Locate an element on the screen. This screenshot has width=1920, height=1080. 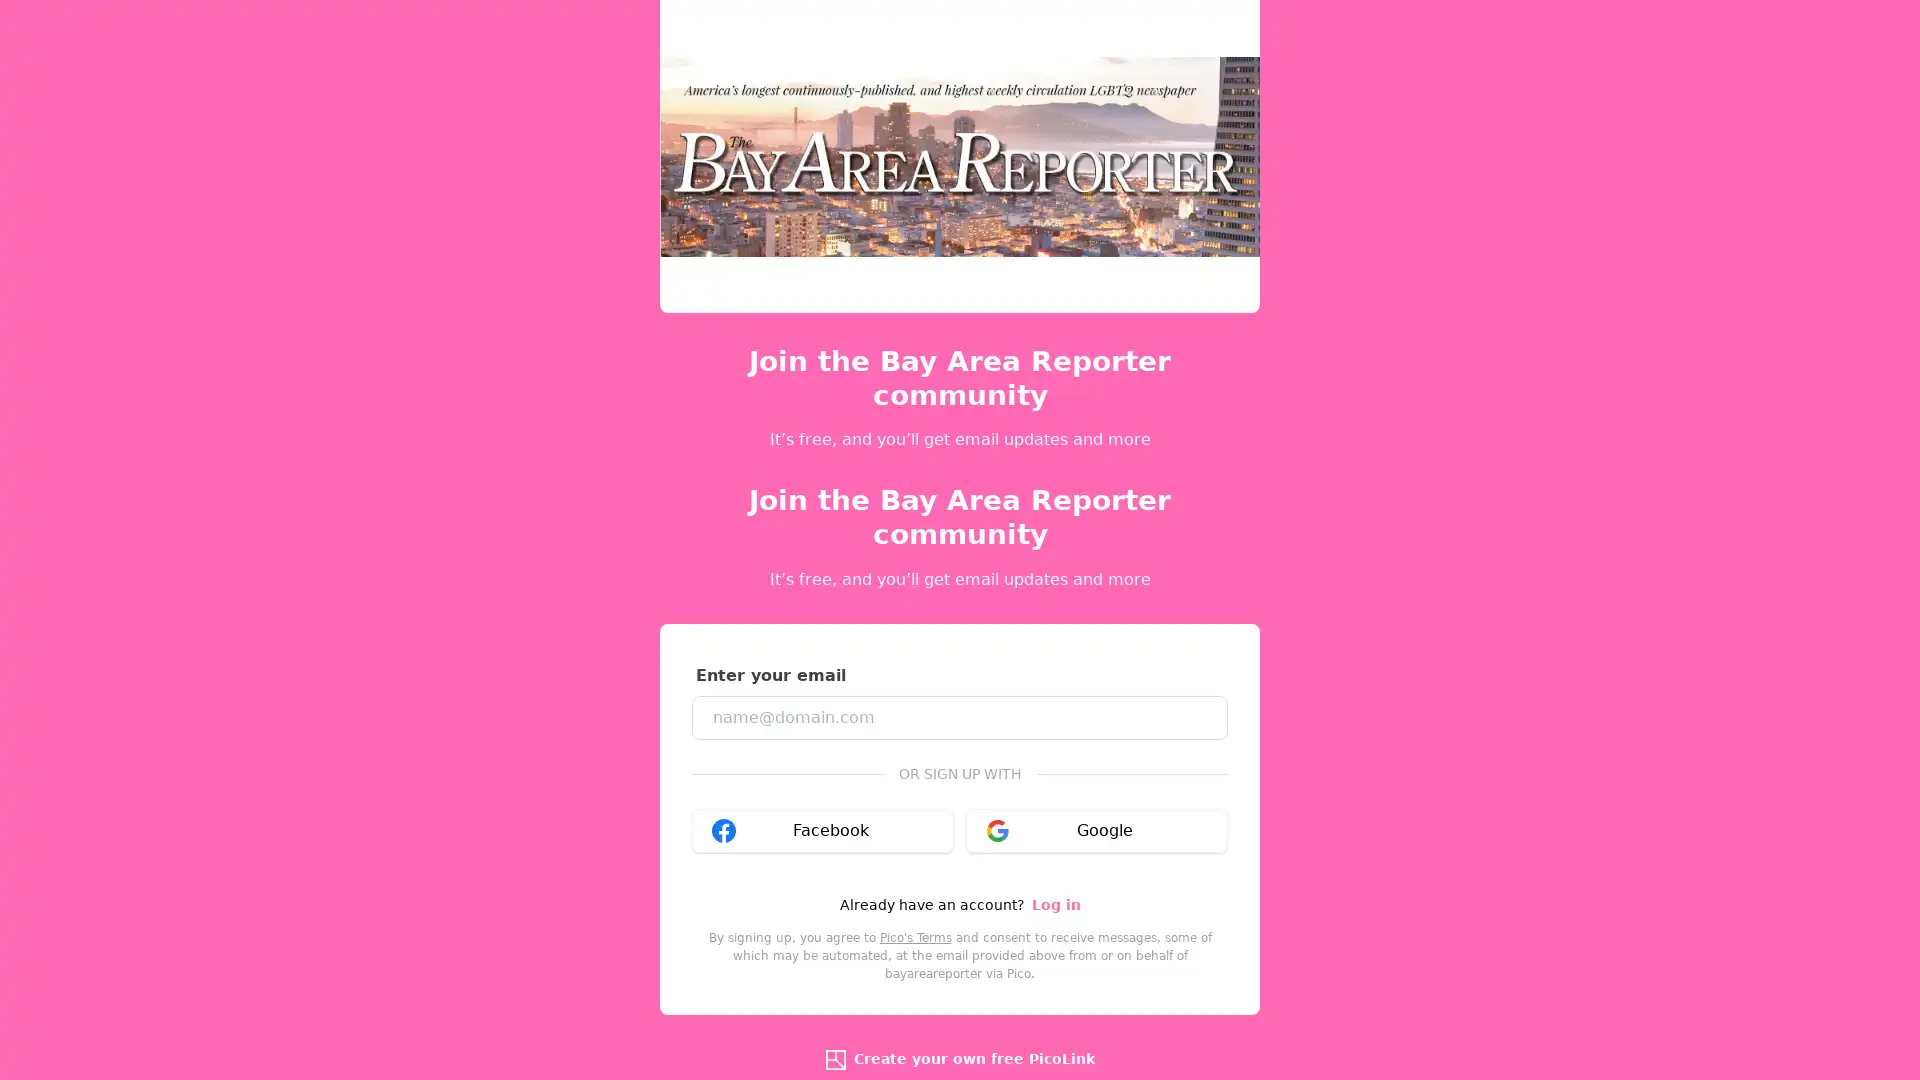
Log in is located at coordinates (1054, 903).